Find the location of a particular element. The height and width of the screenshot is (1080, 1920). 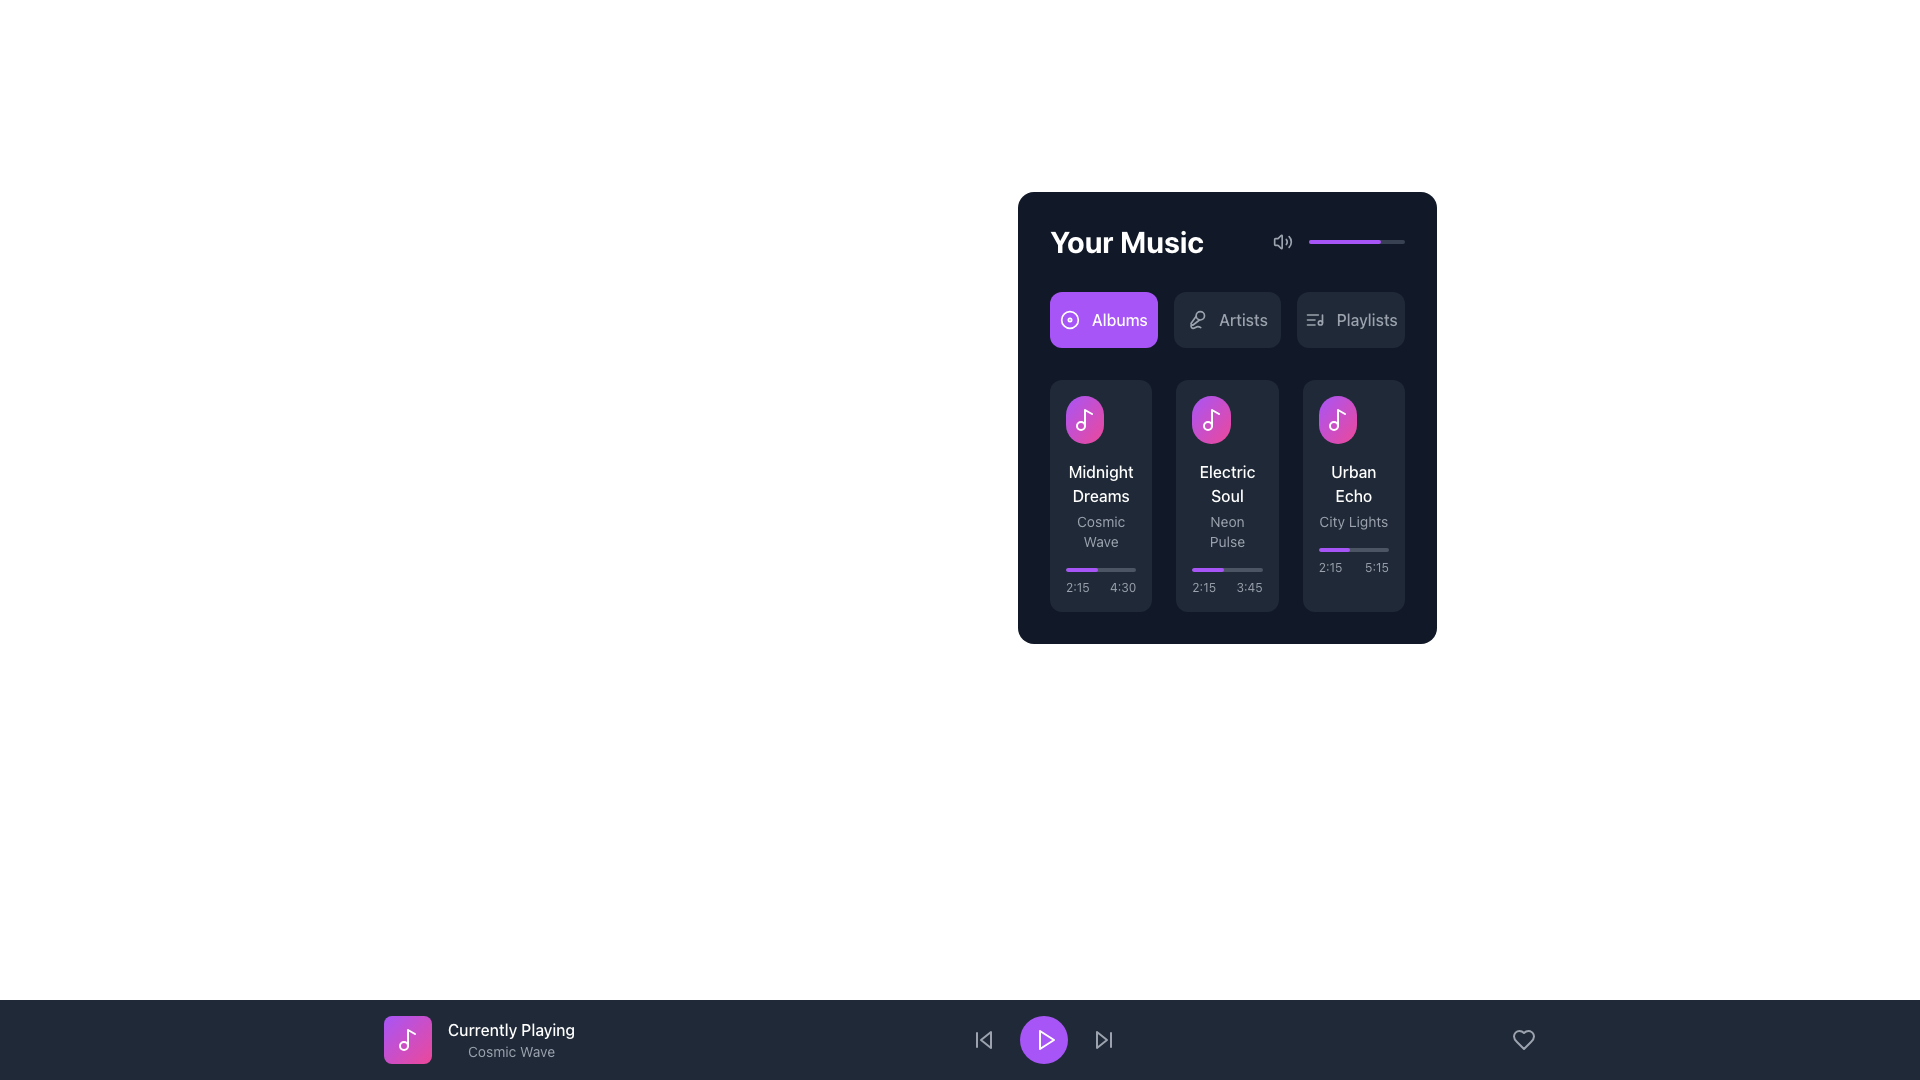

the text label displaying 'Midnight Dreams', which is styled with a white font on a dark background and is located in the top-middle of the card titled 'Midnight Dreams' is located at coordinates (1100, 483).